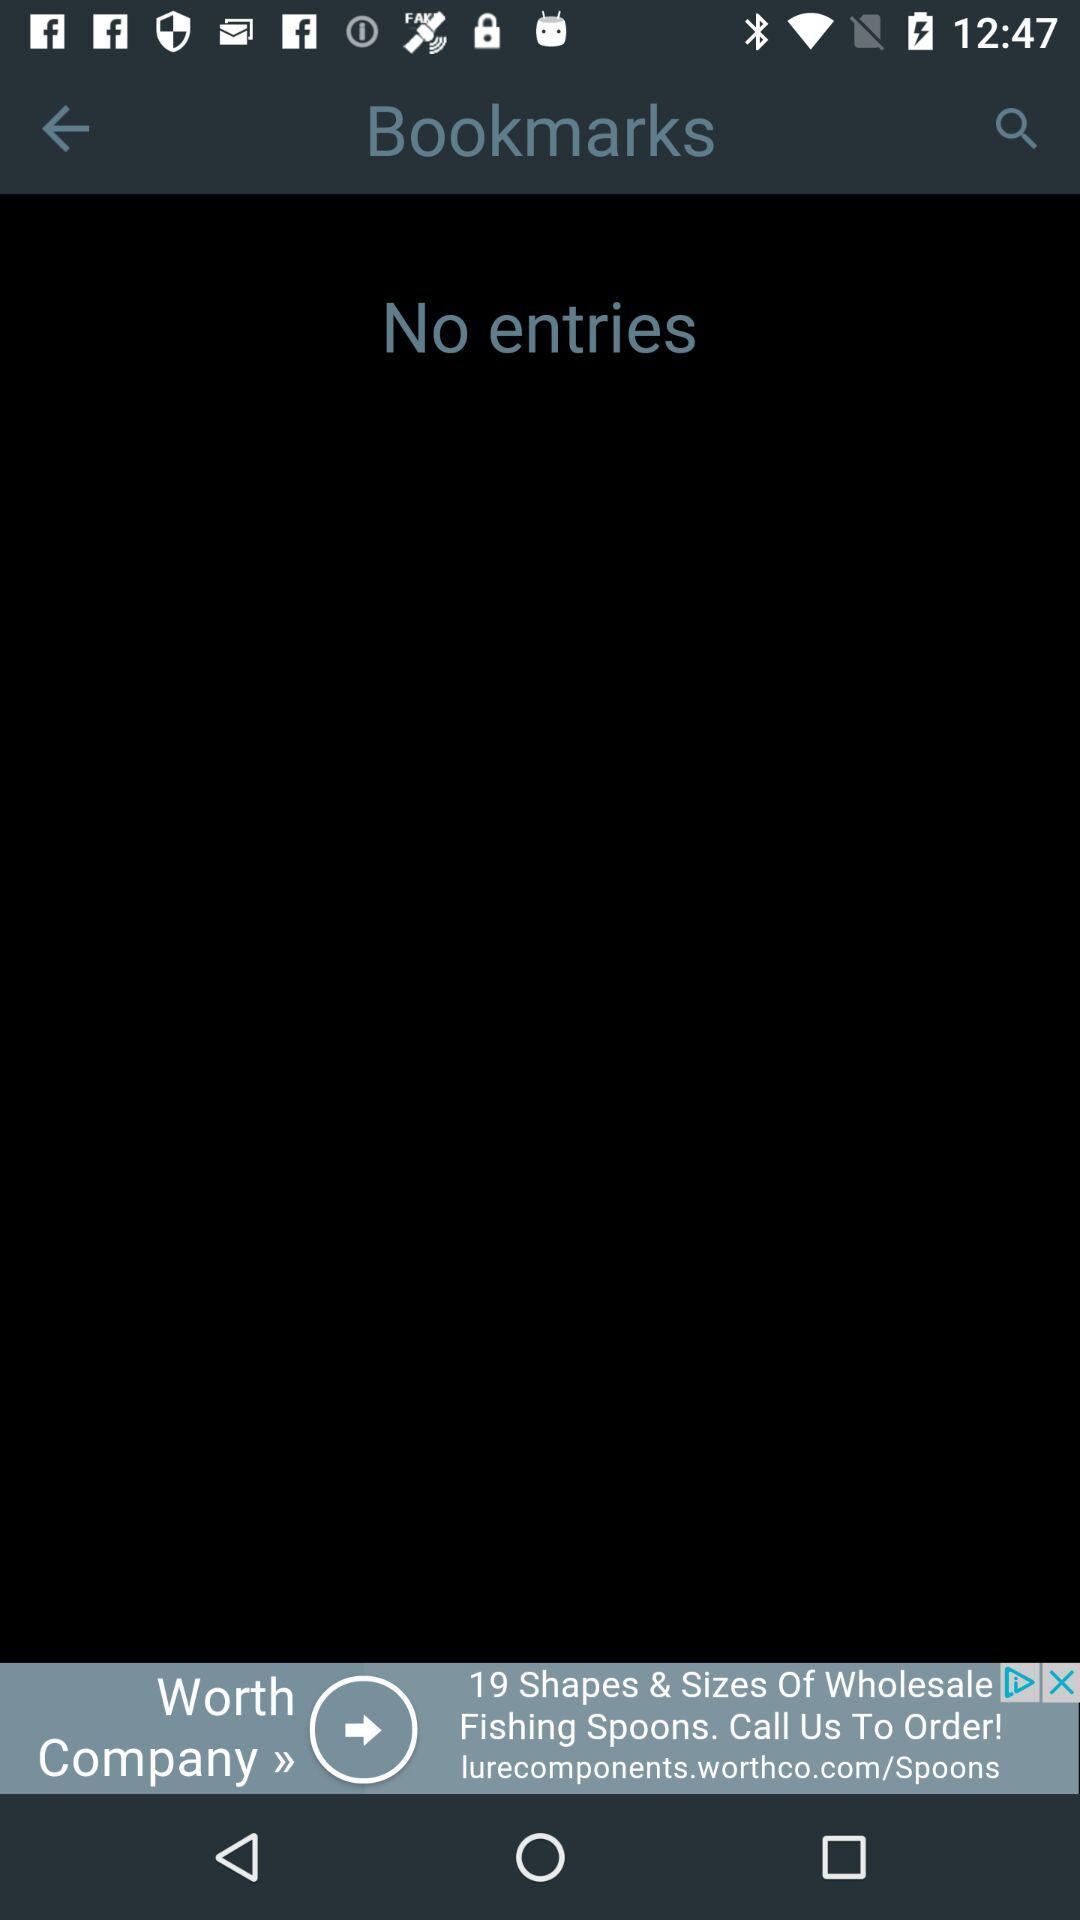 Image resolution: width=1080 pixels, height=1920 pixels. What do you see at coordinates (64, 127) in the screenshot?
I see `go back` at bounding box center [64, 127].